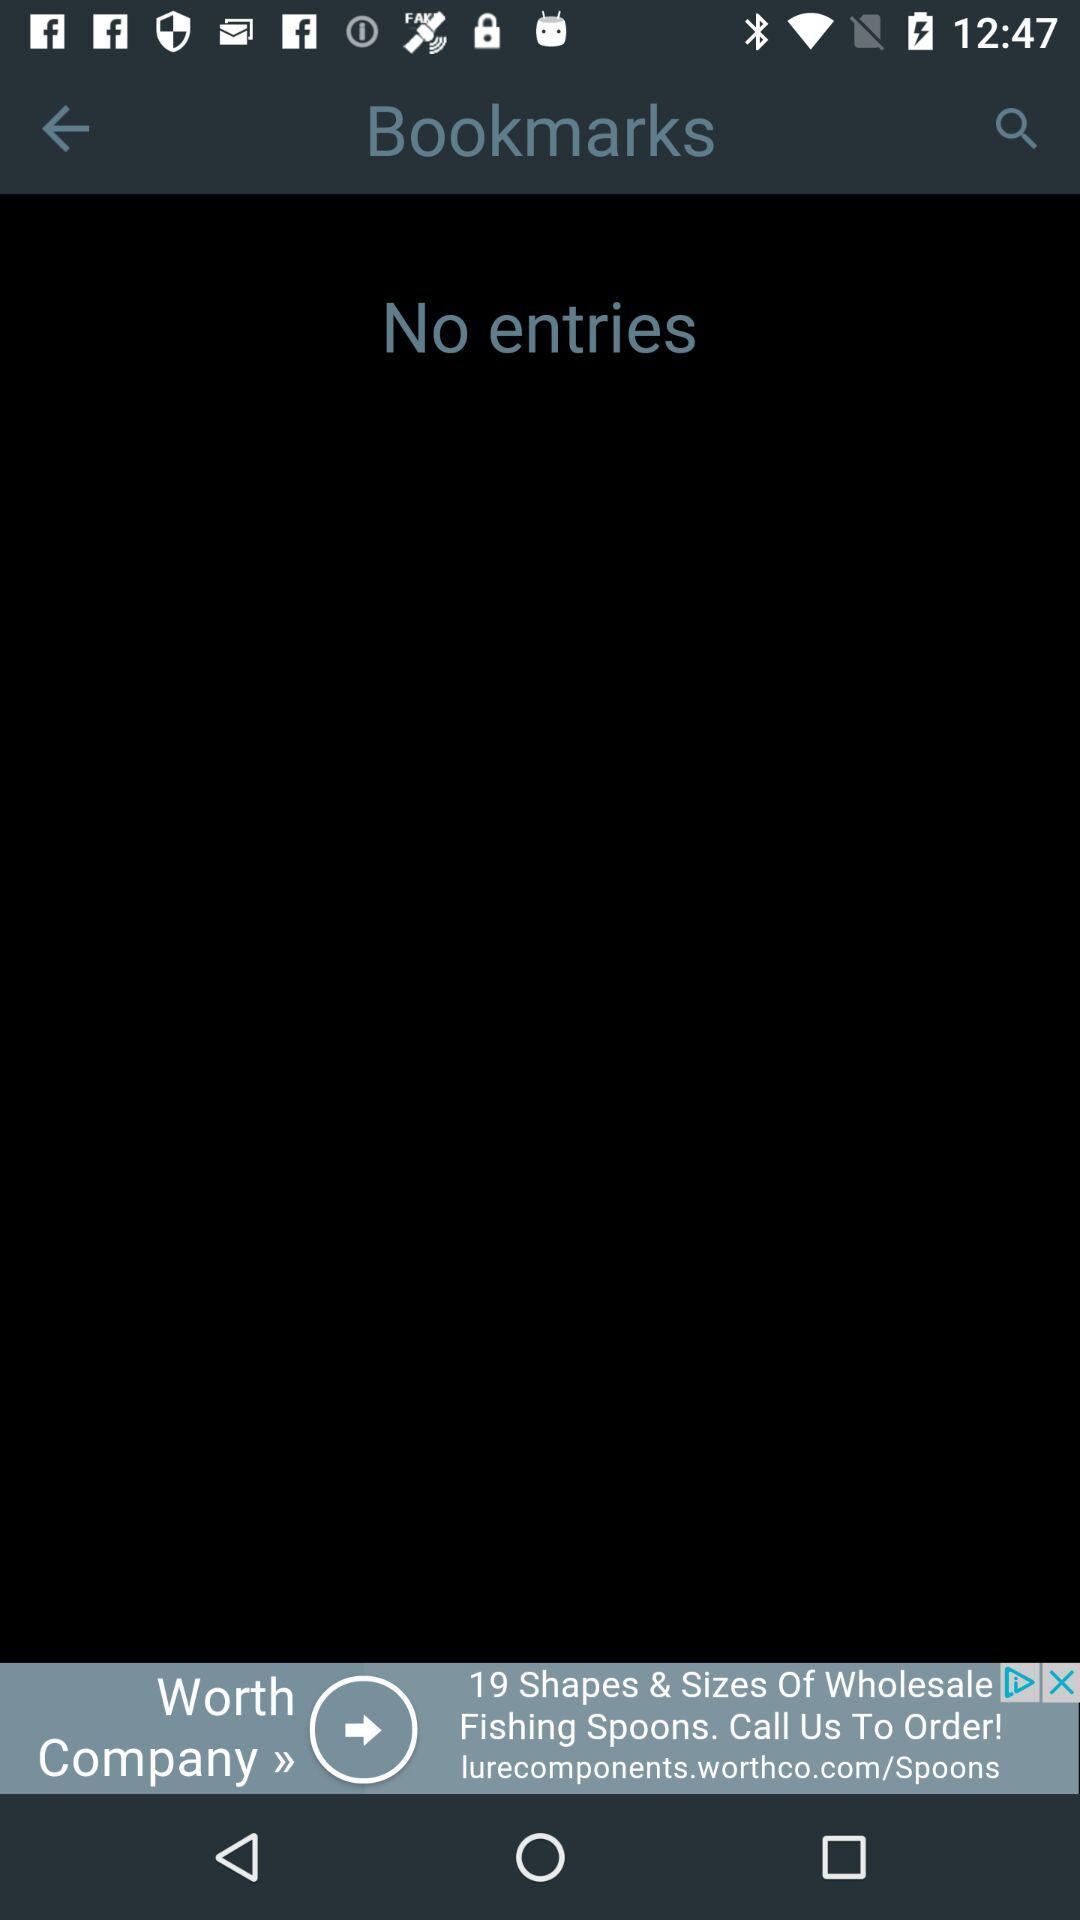 Image resolution: width=1080 pixels, height=1920 pixels. What do you see at coordinates (64, 127) in the screenshot?
I see `go back` at bounding box center [64, 127].